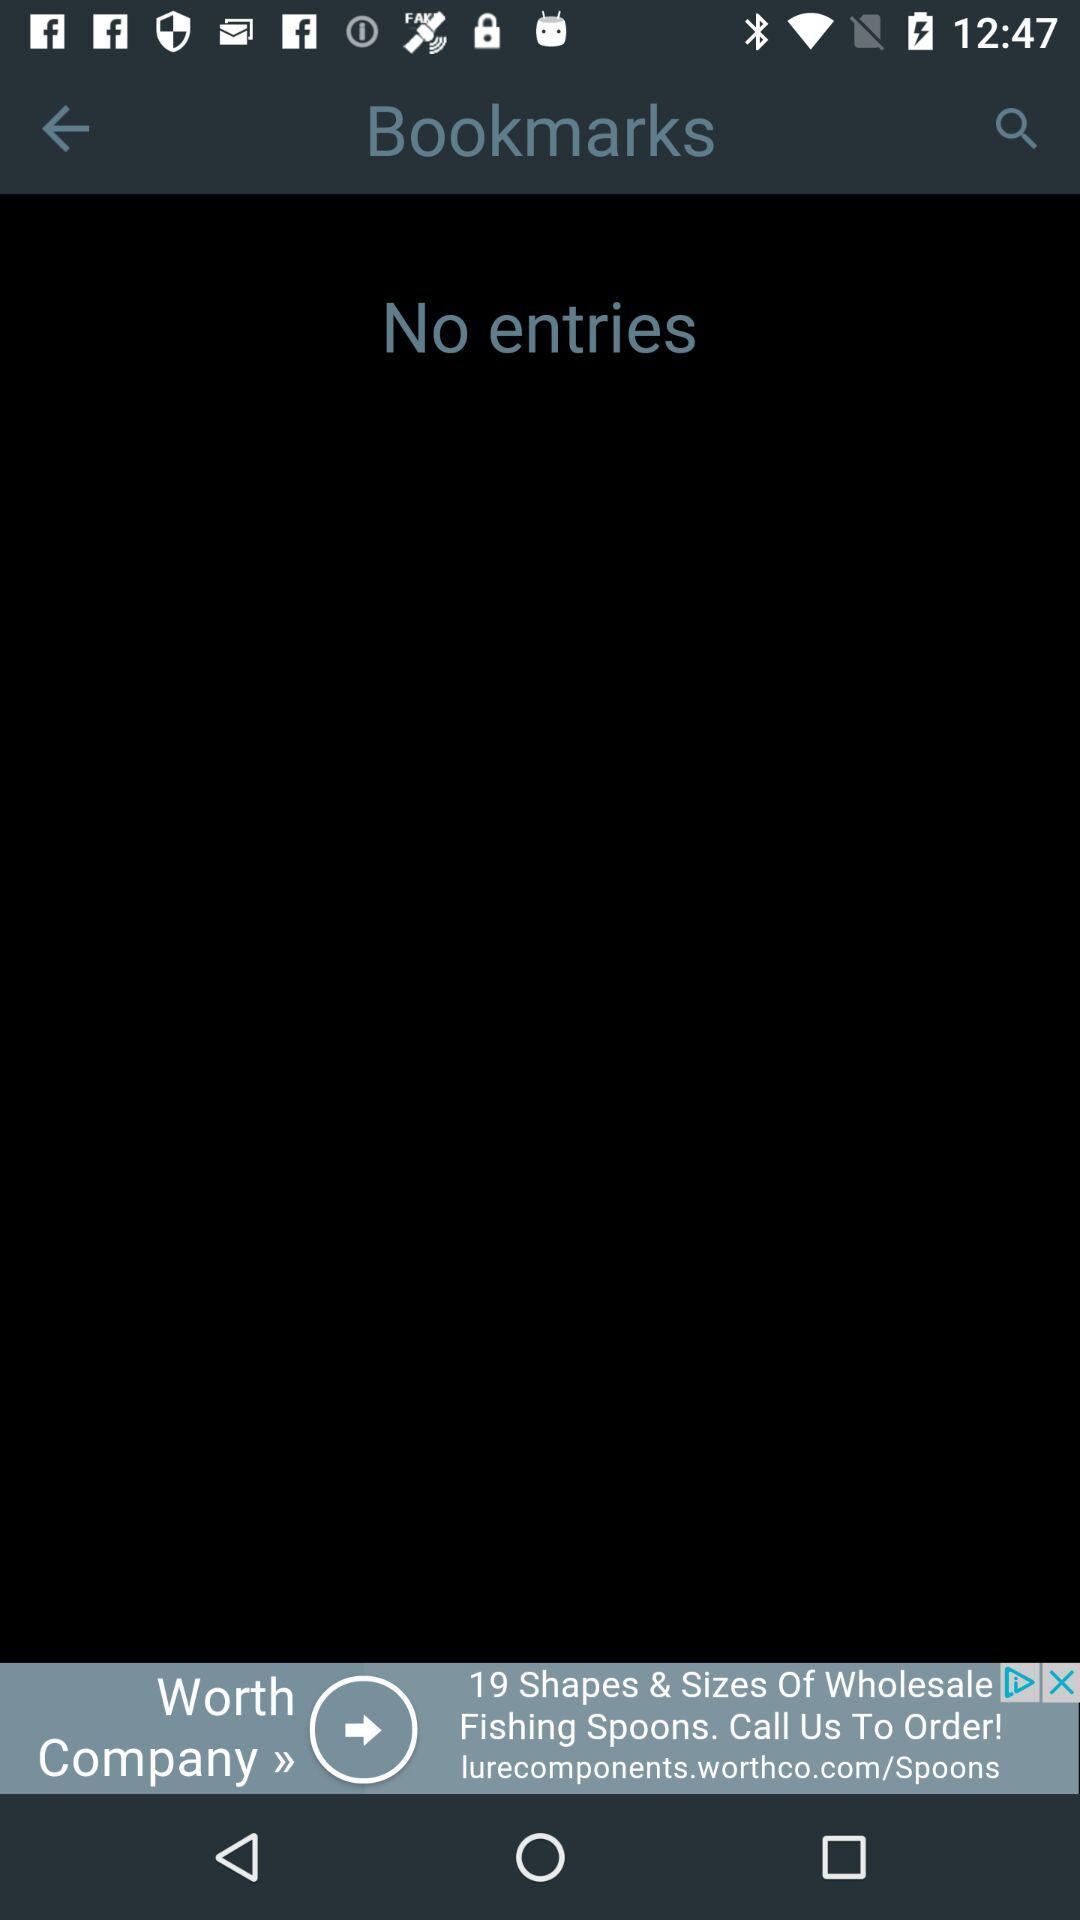 Image resolution: width=1080 pixels, height=1920 pixels. What do you see at coordinates (64, 127) in the screenshot?
I see `go back` at bounding box center [64, 127].